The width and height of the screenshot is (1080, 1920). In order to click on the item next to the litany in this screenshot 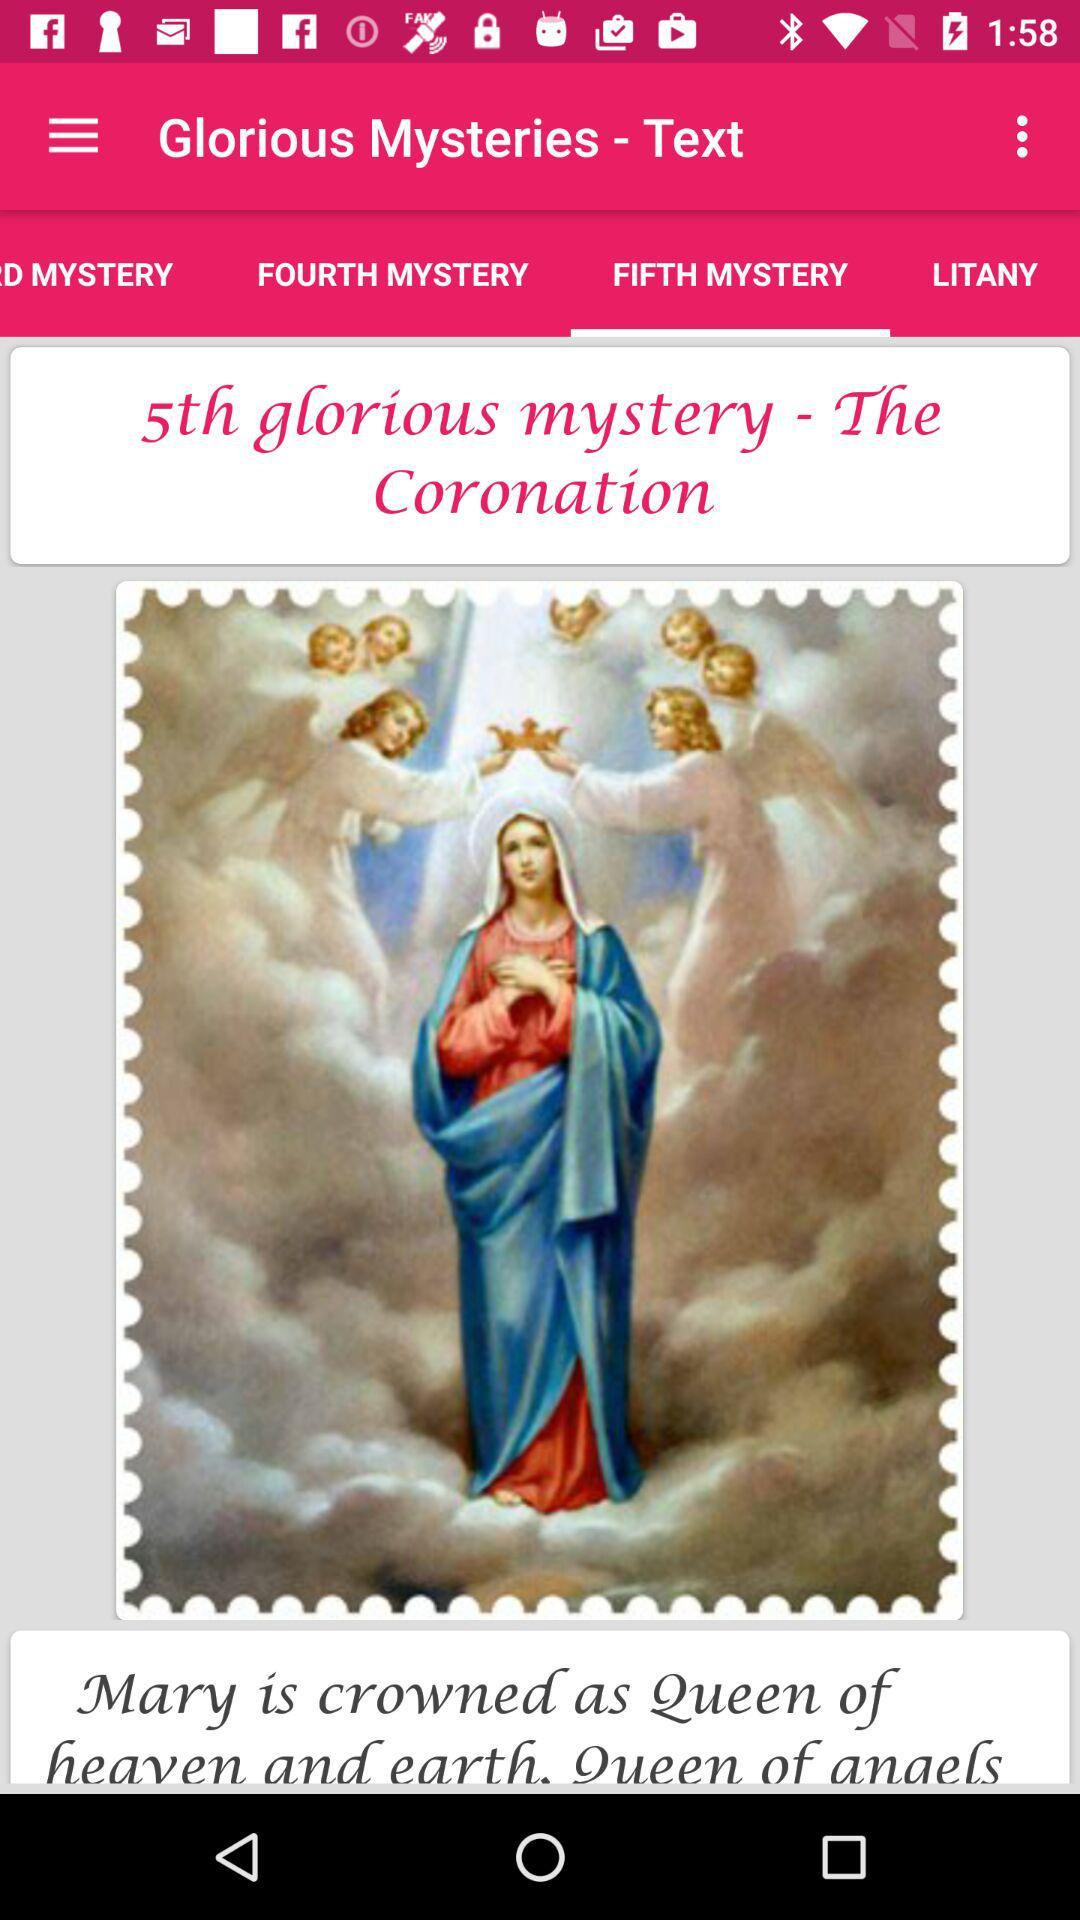, I will do `click(730, 272)`.